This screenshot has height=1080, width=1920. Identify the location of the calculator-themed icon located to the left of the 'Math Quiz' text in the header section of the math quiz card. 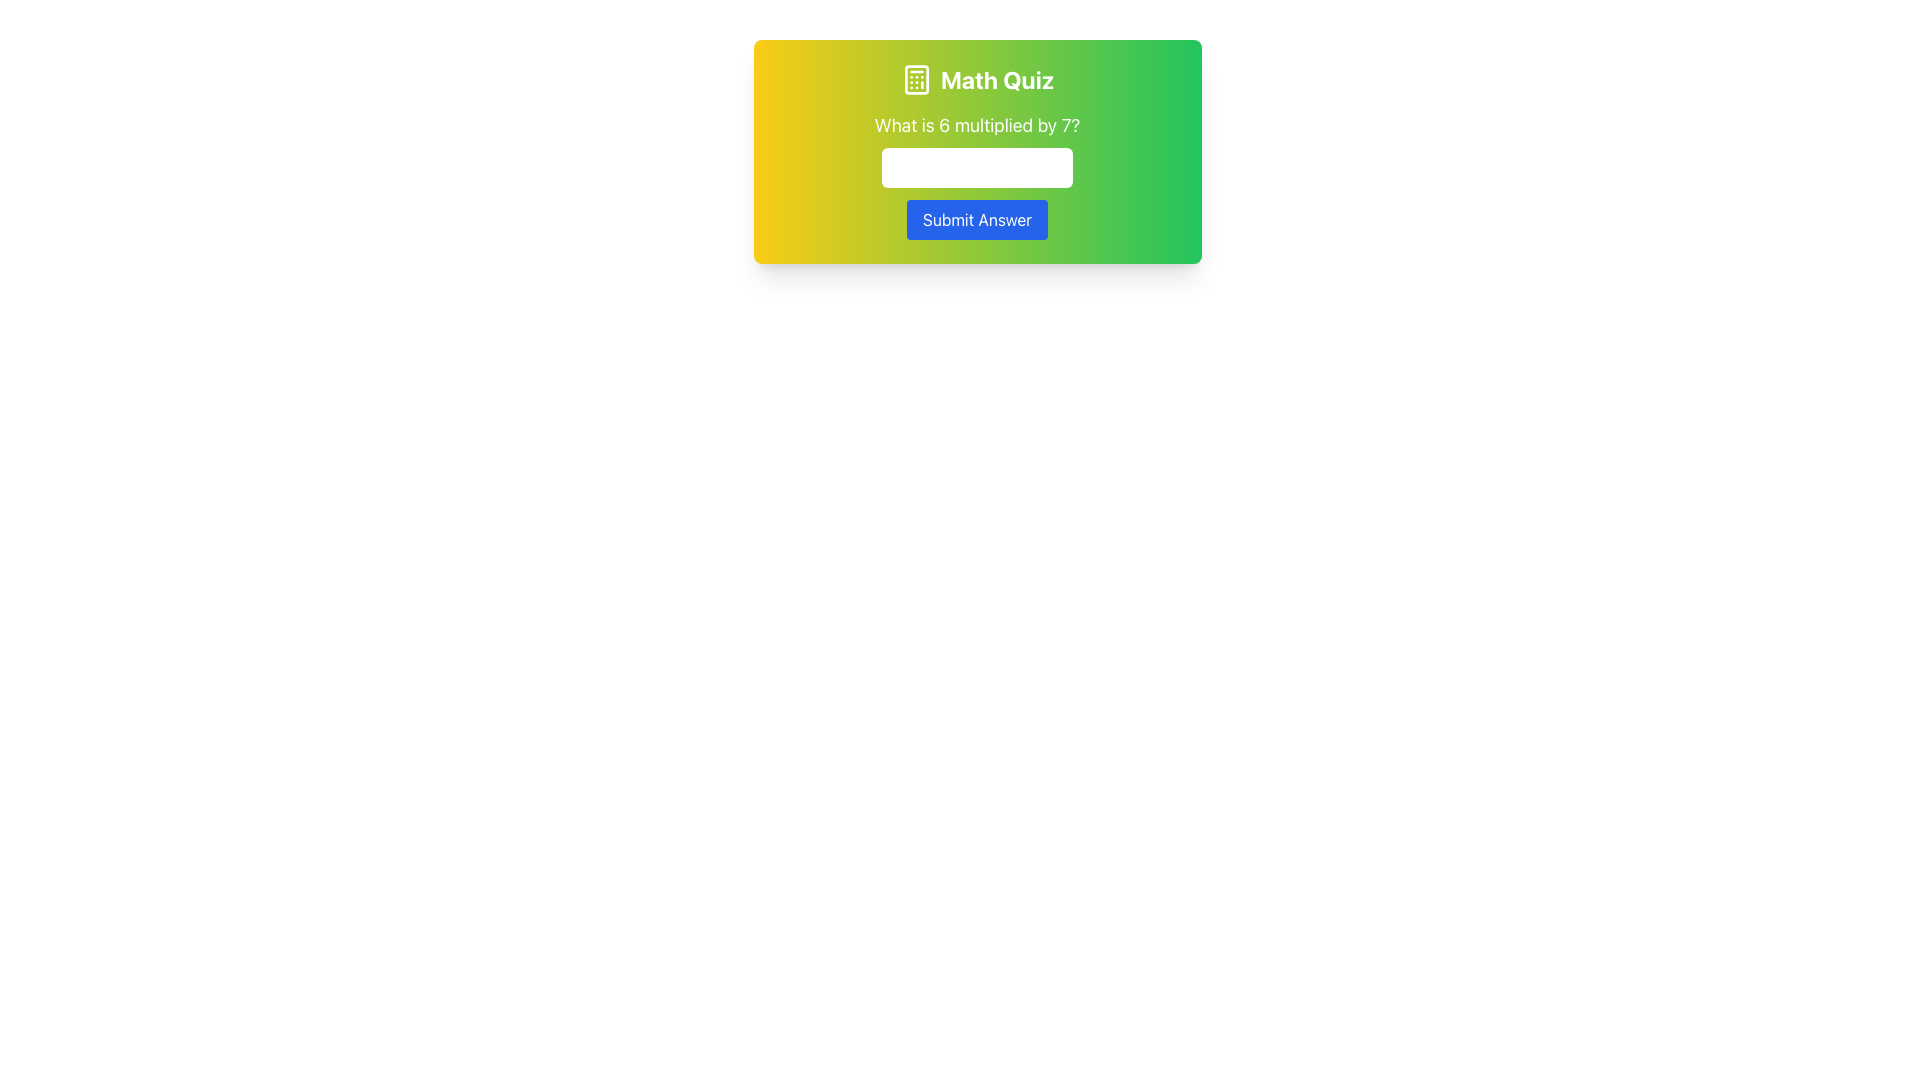
(915, 79).